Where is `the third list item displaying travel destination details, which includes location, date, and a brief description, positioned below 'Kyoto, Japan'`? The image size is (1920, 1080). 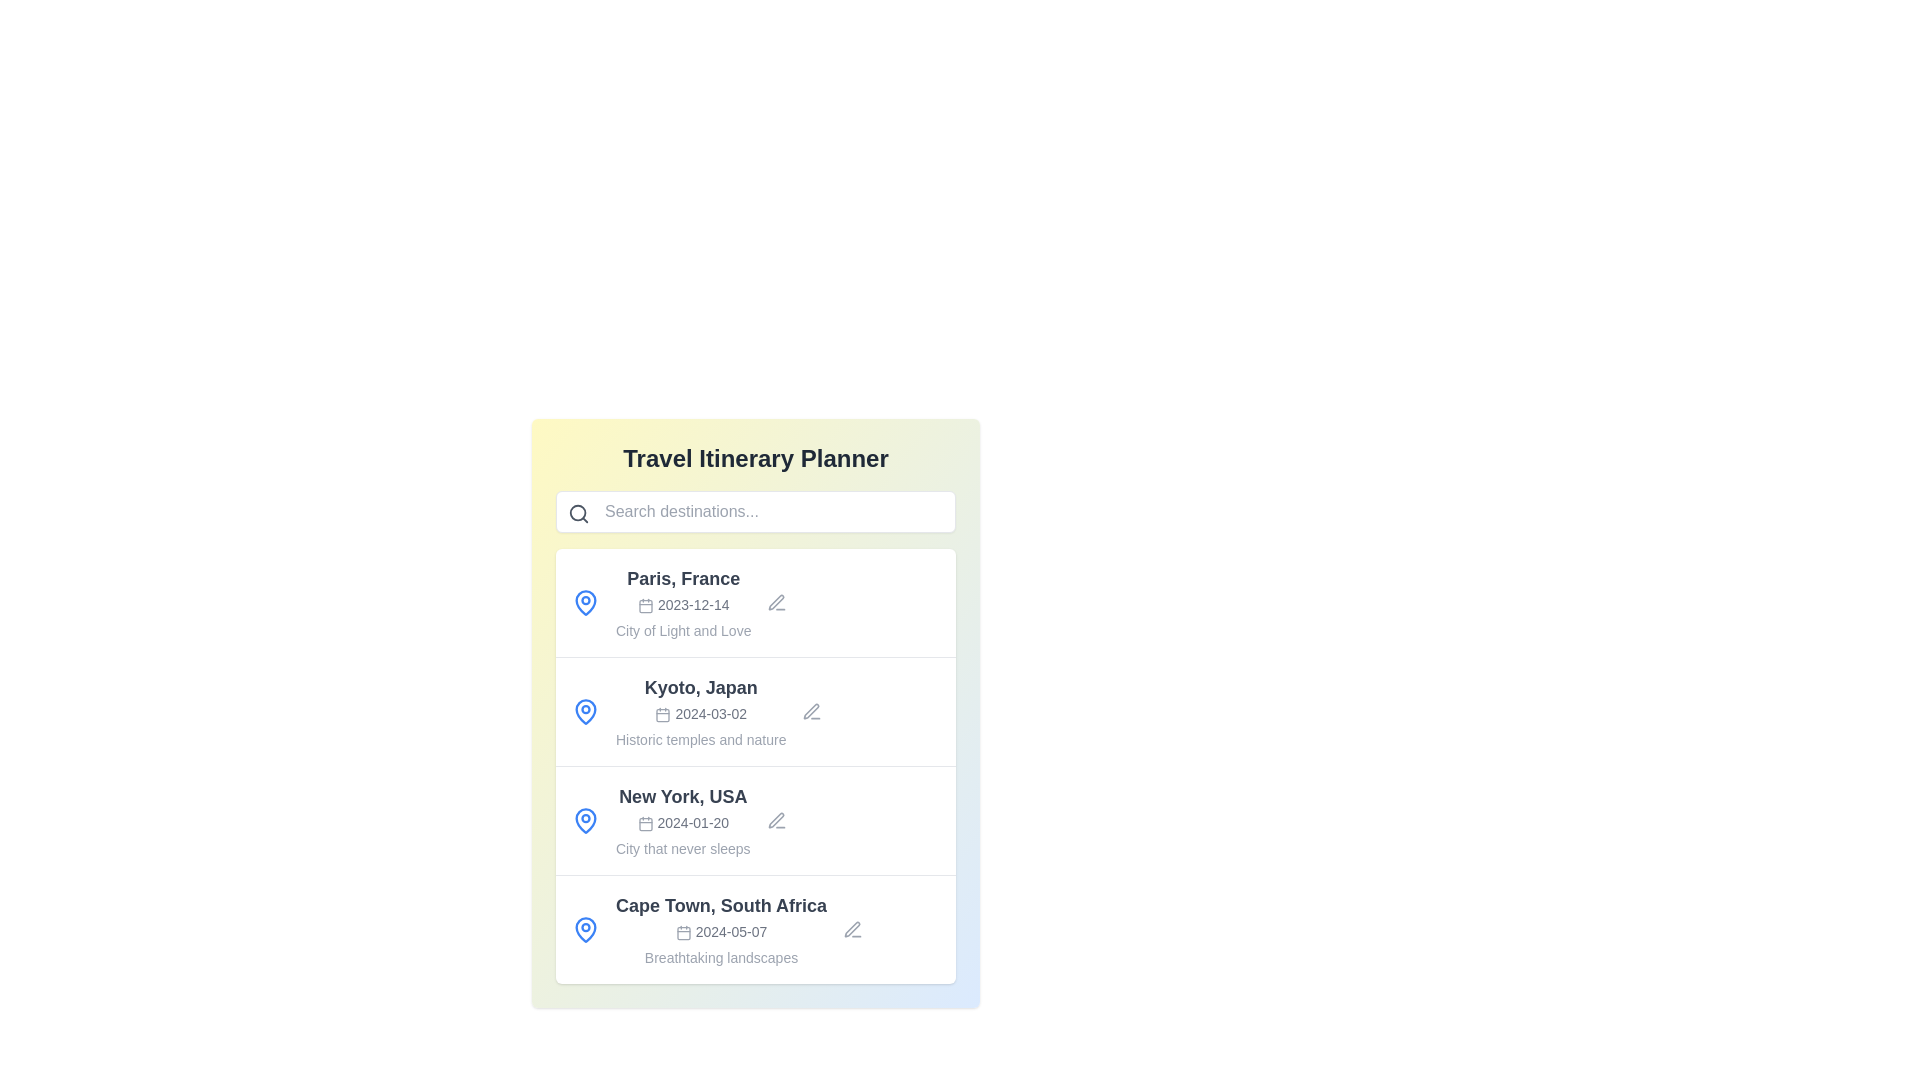
the third list item displaying travel destination details, which includes location, date, and a brief description, positioned below 'Kyoto, Japan' is located at coordinates (754, 820).